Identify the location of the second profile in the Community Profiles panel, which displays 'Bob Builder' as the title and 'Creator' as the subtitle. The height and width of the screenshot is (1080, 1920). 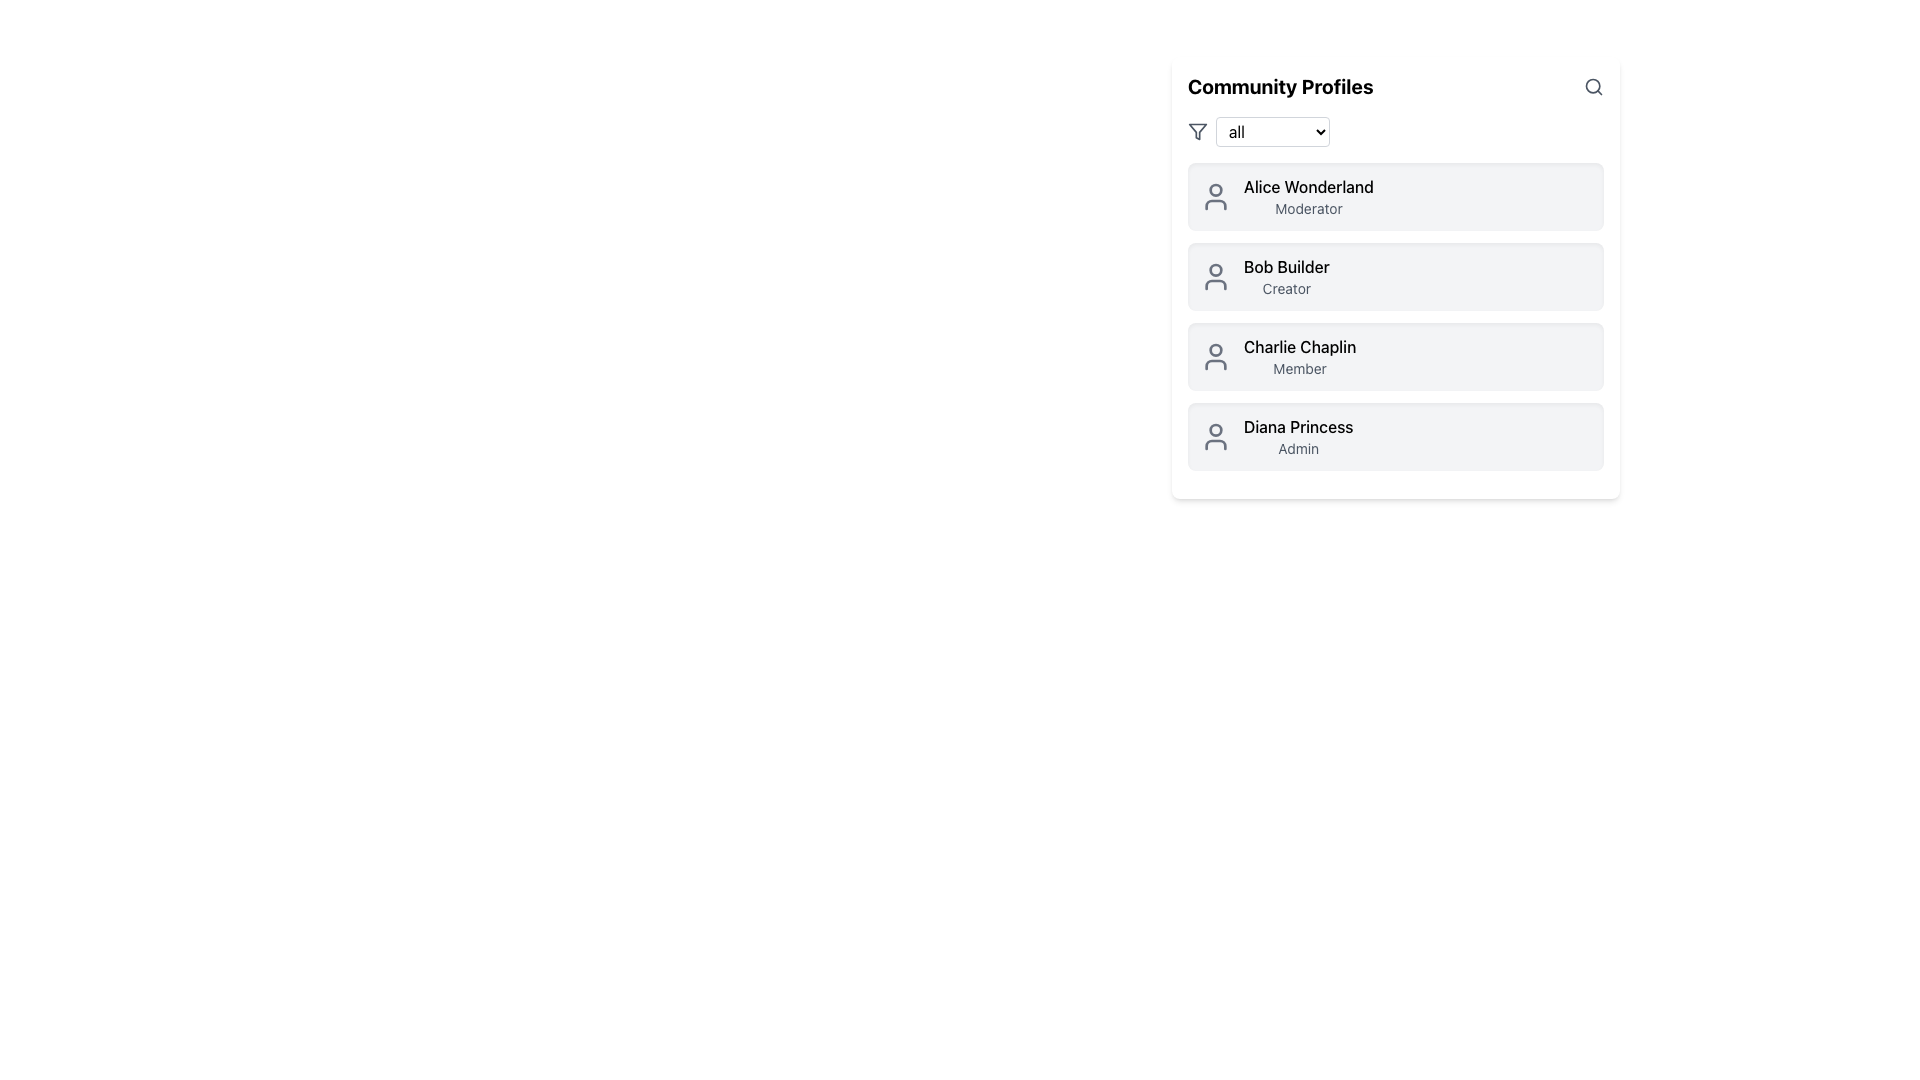
(1395, 277).